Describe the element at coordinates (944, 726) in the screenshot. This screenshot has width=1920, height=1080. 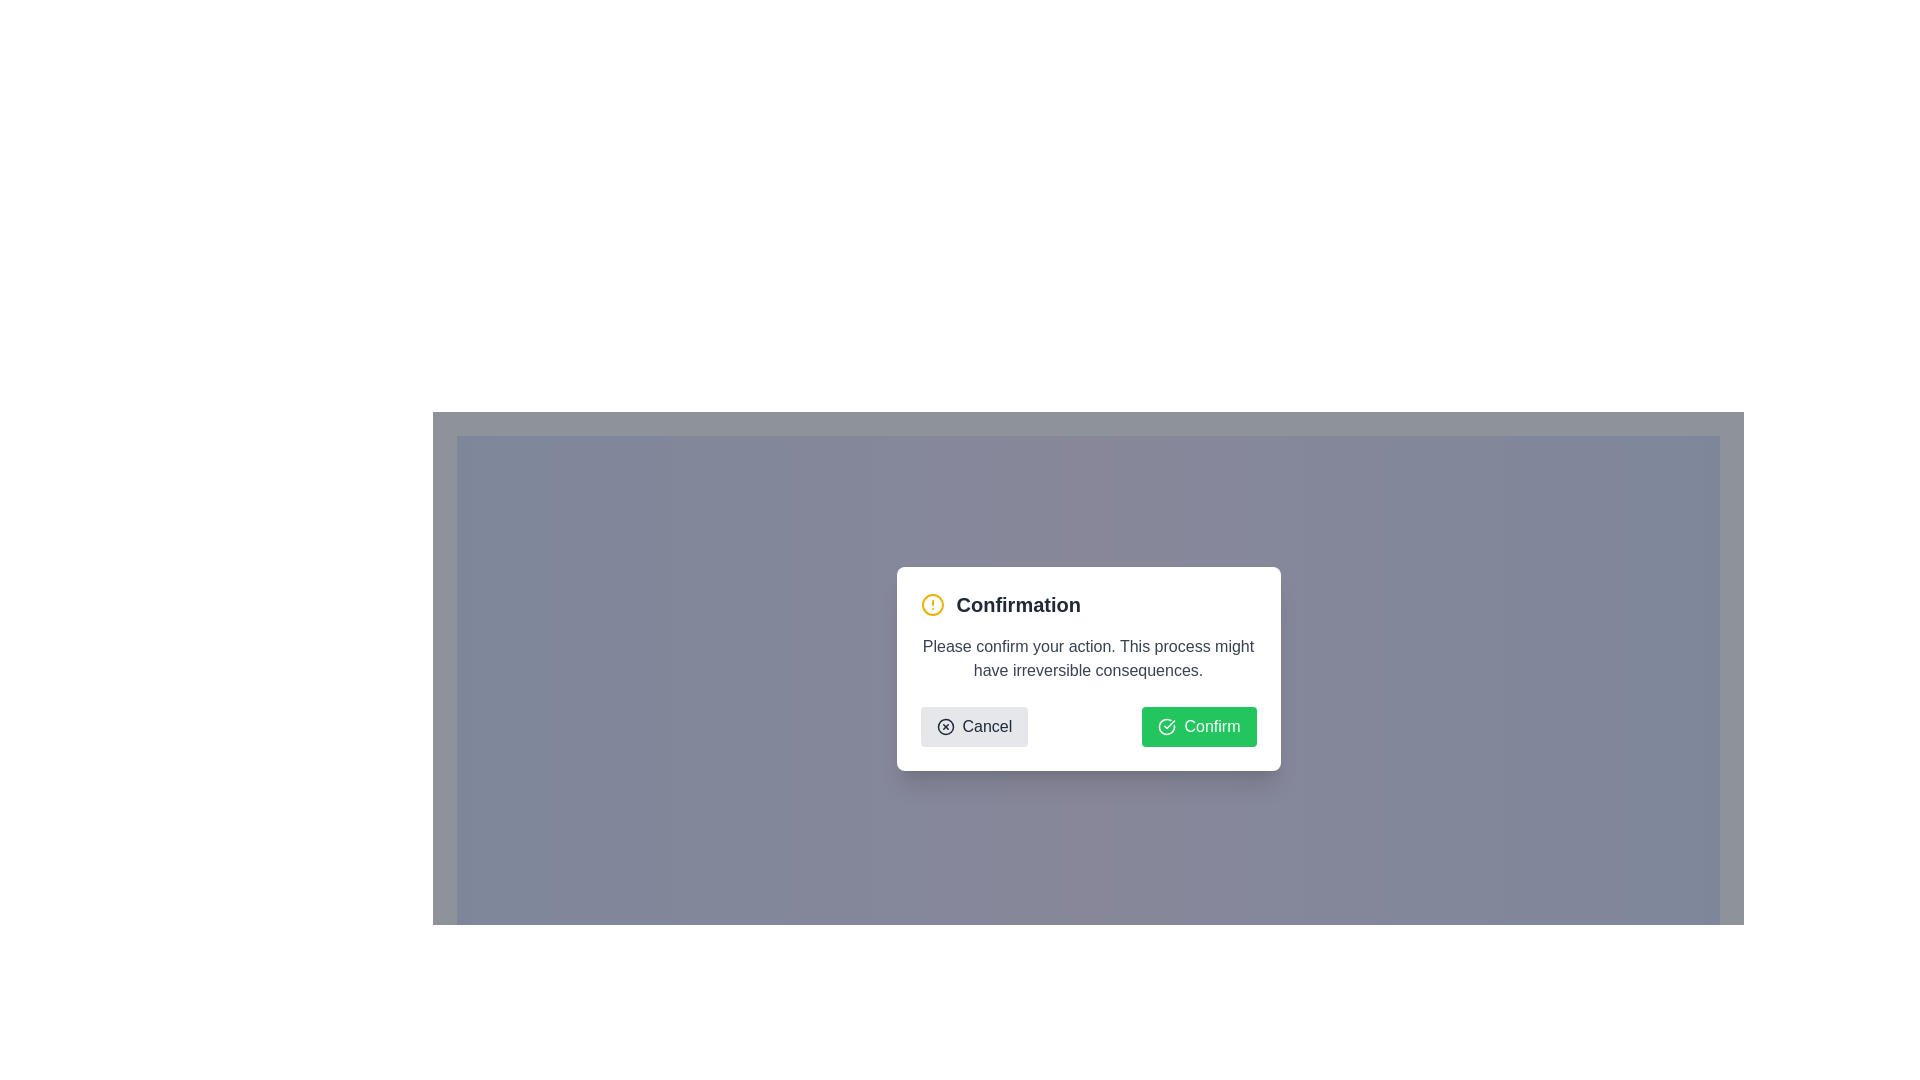
I see `the decorative SVG icon located near the 'Cancel' button in the modal dialog box` at that location.